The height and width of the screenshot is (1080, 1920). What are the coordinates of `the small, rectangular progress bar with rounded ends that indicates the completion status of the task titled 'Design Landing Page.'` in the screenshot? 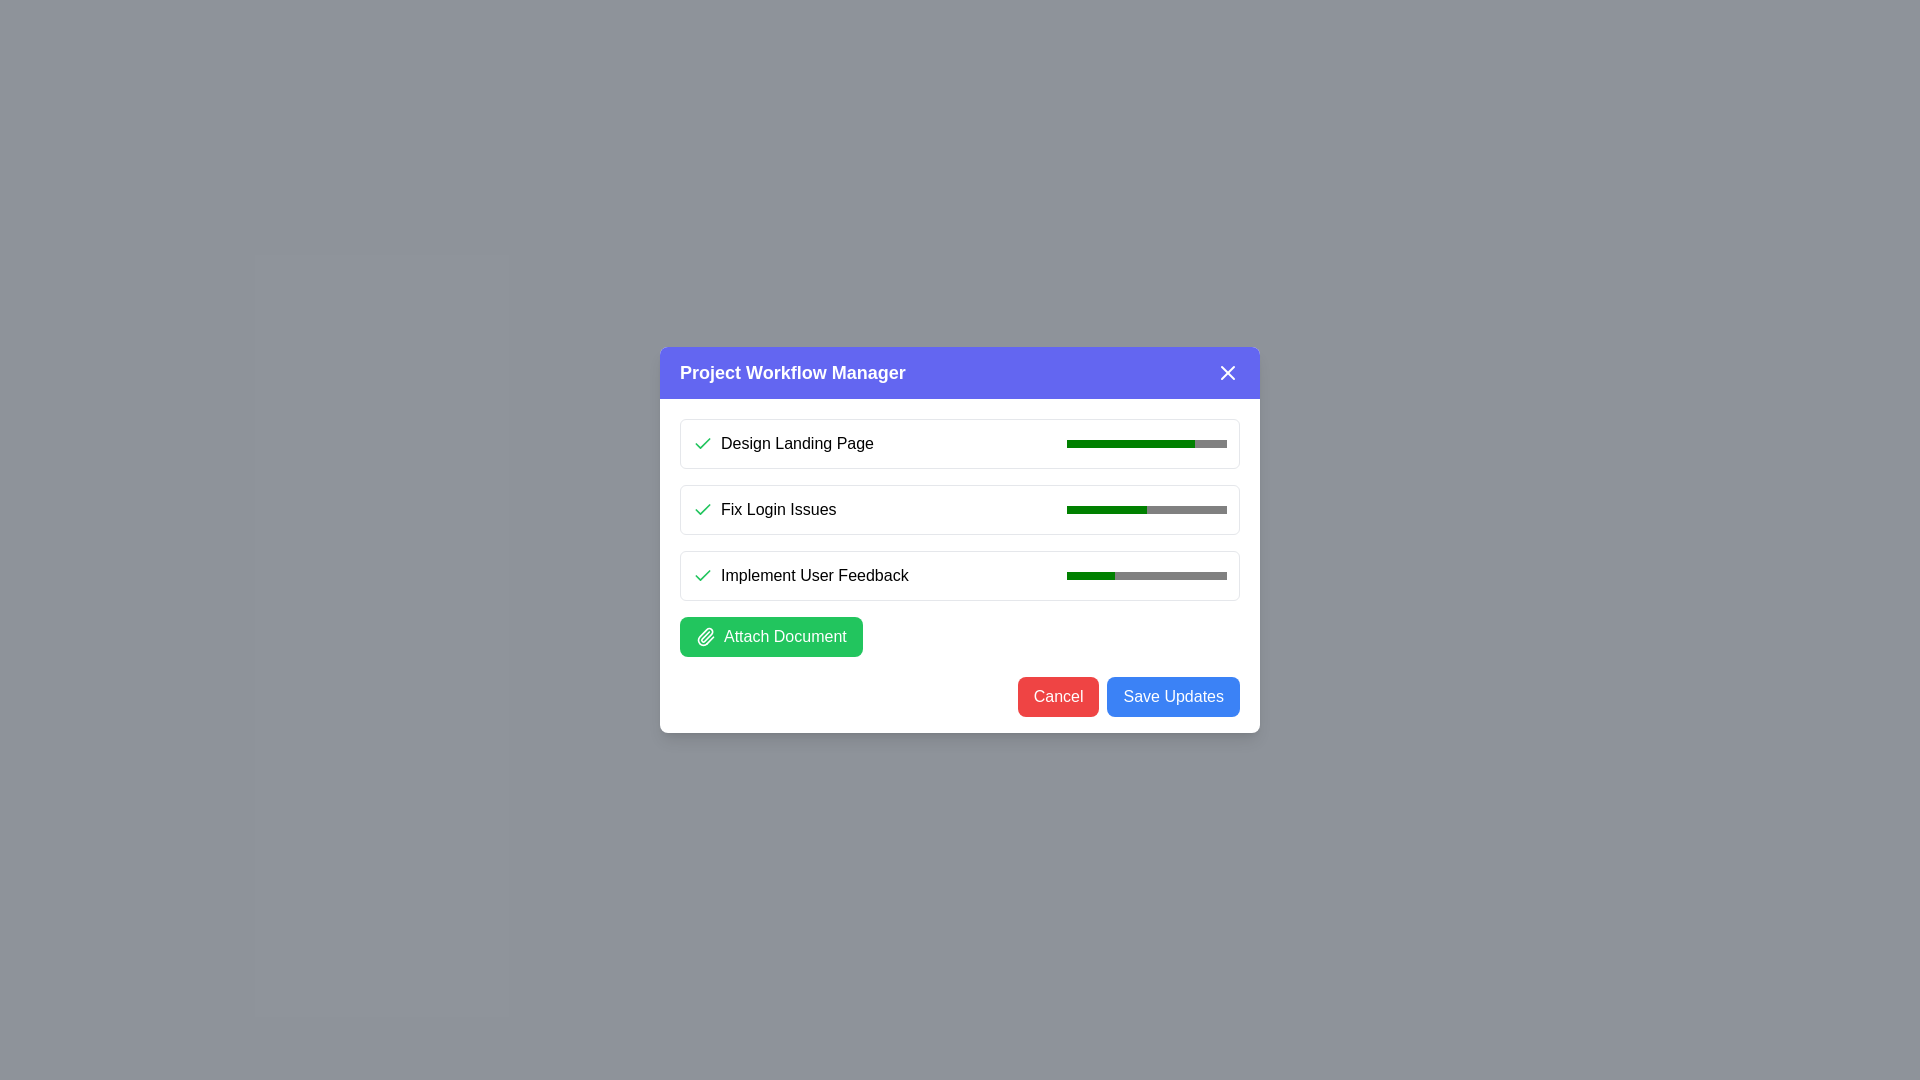 It's located at (1147, 442).